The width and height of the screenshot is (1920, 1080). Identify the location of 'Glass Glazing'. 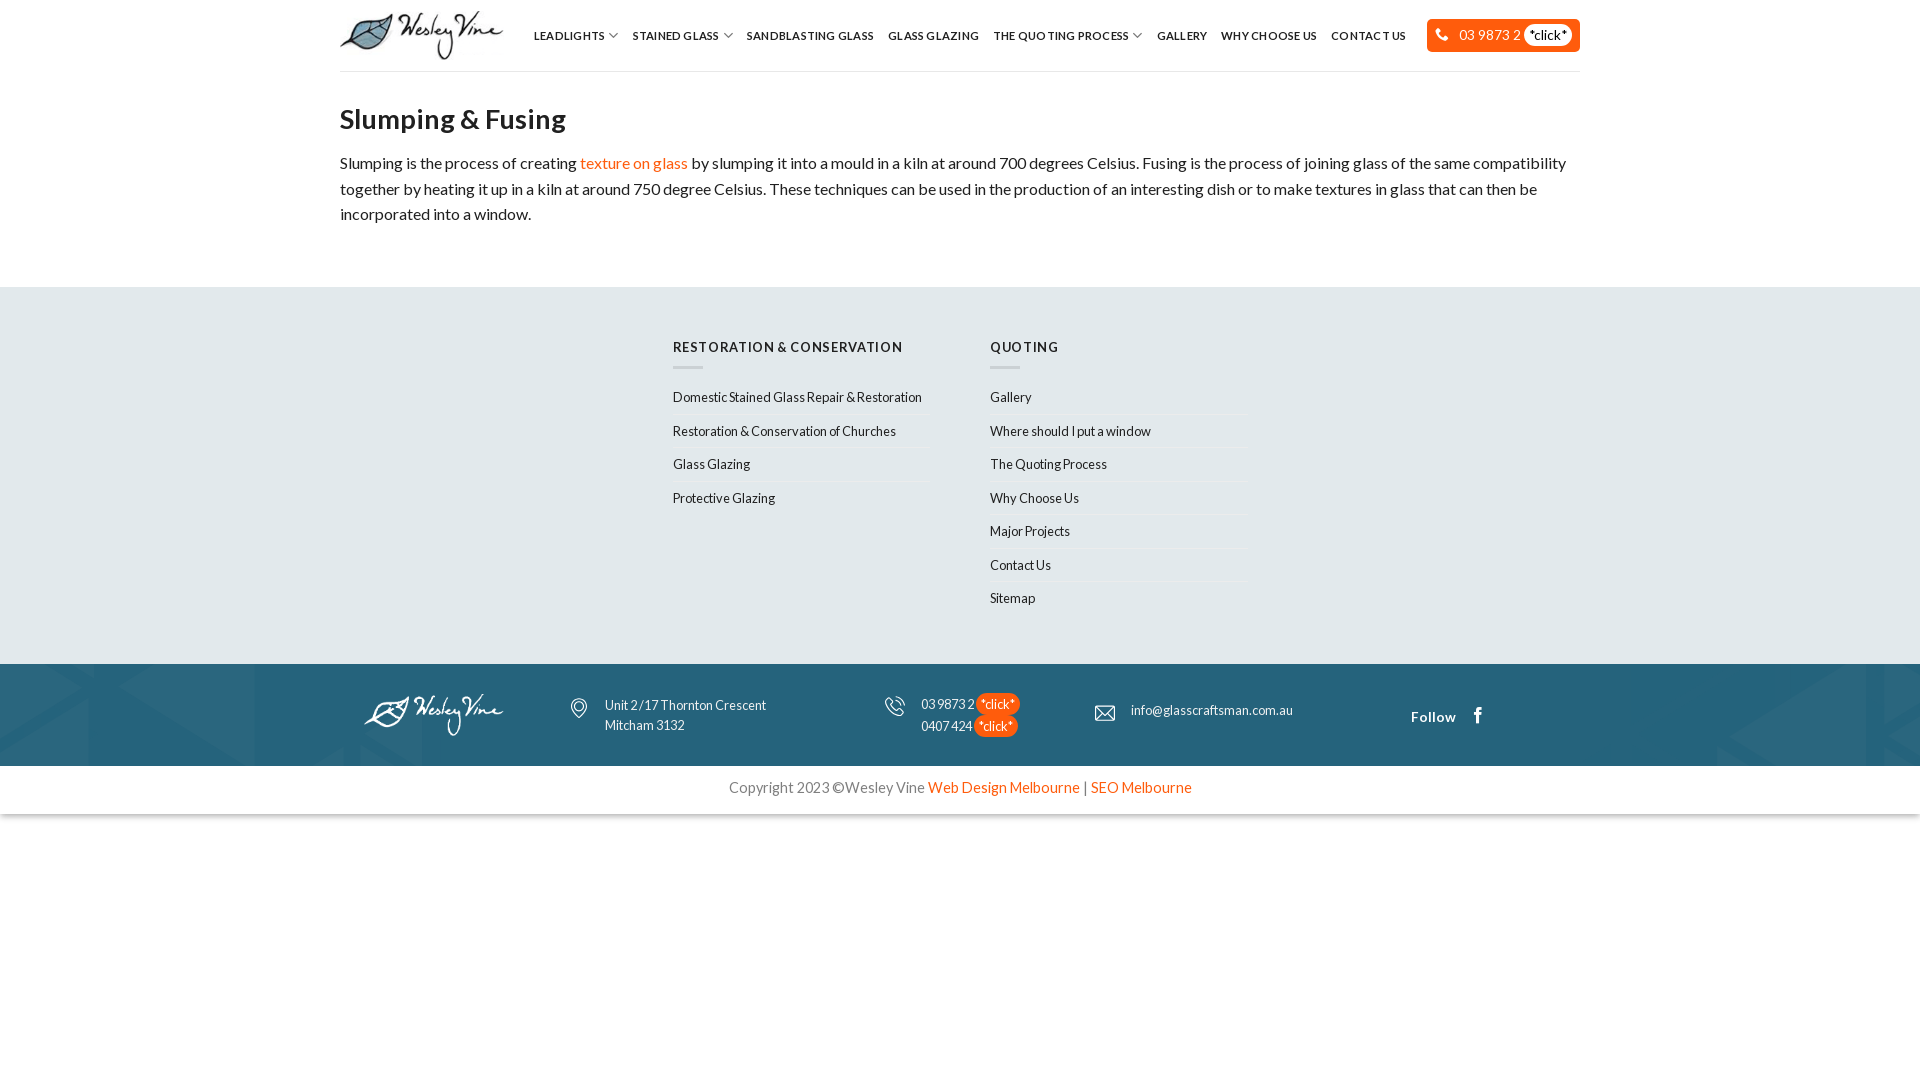
(710, 463).